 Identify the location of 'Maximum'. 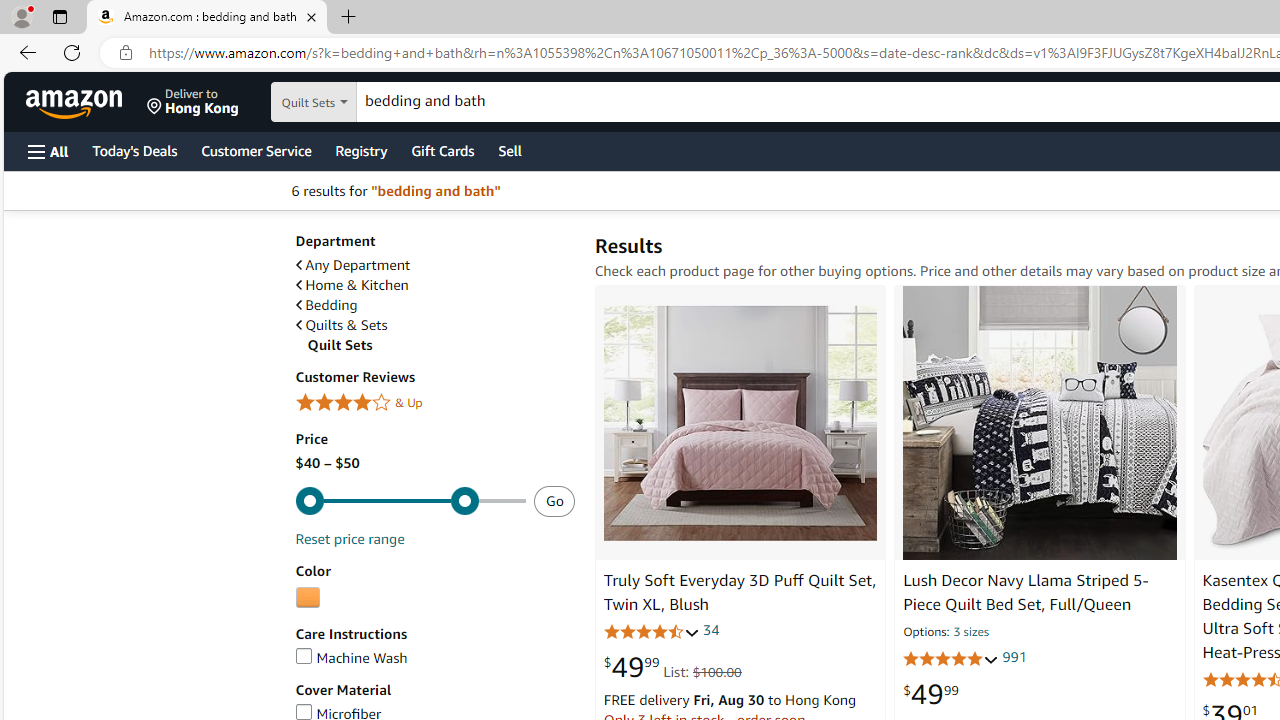
(409, 500).